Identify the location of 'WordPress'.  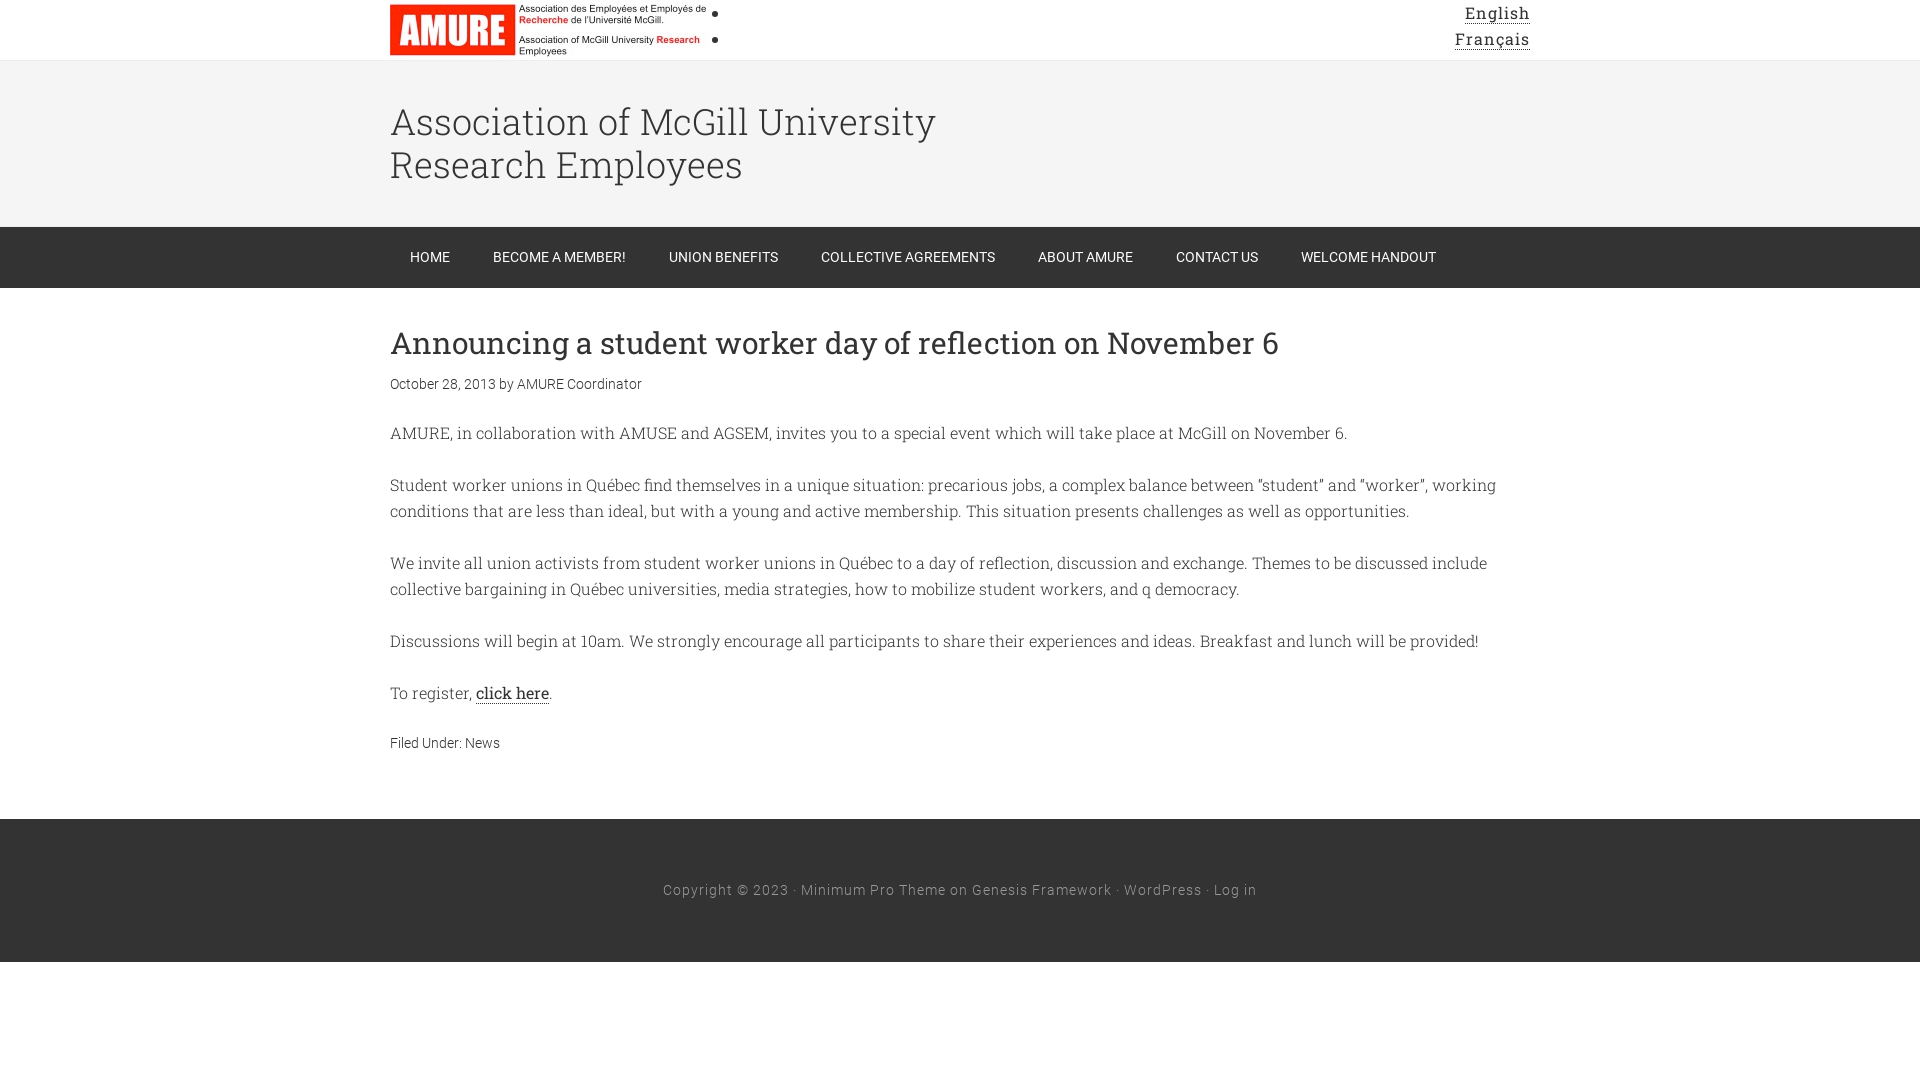
(1162, 889).